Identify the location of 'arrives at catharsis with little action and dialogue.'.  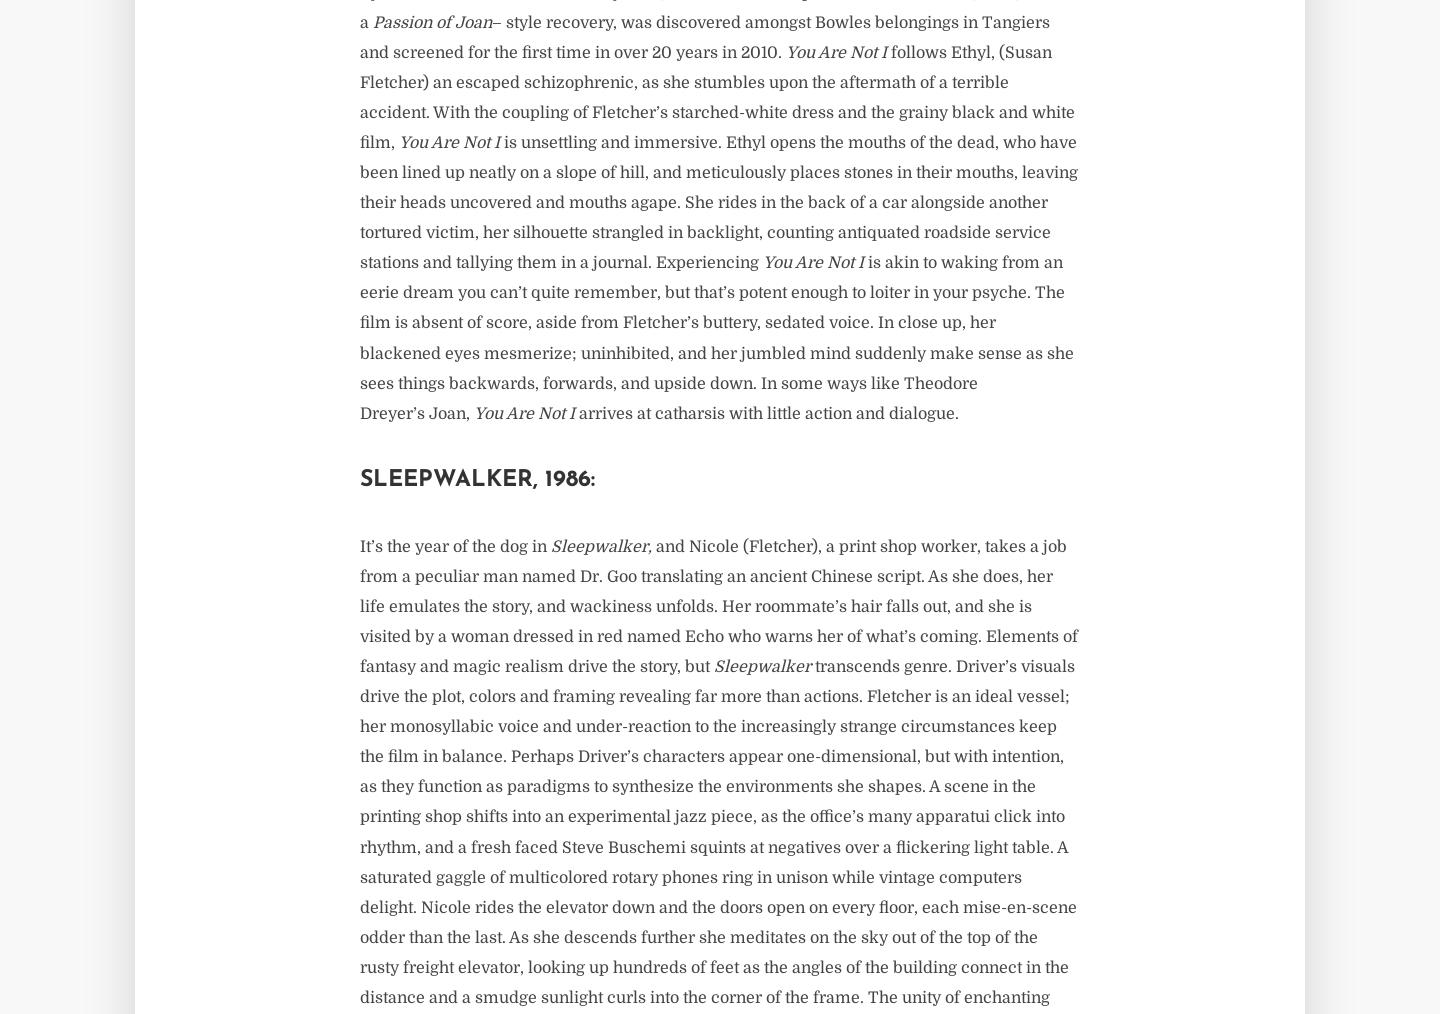
(574, 412).